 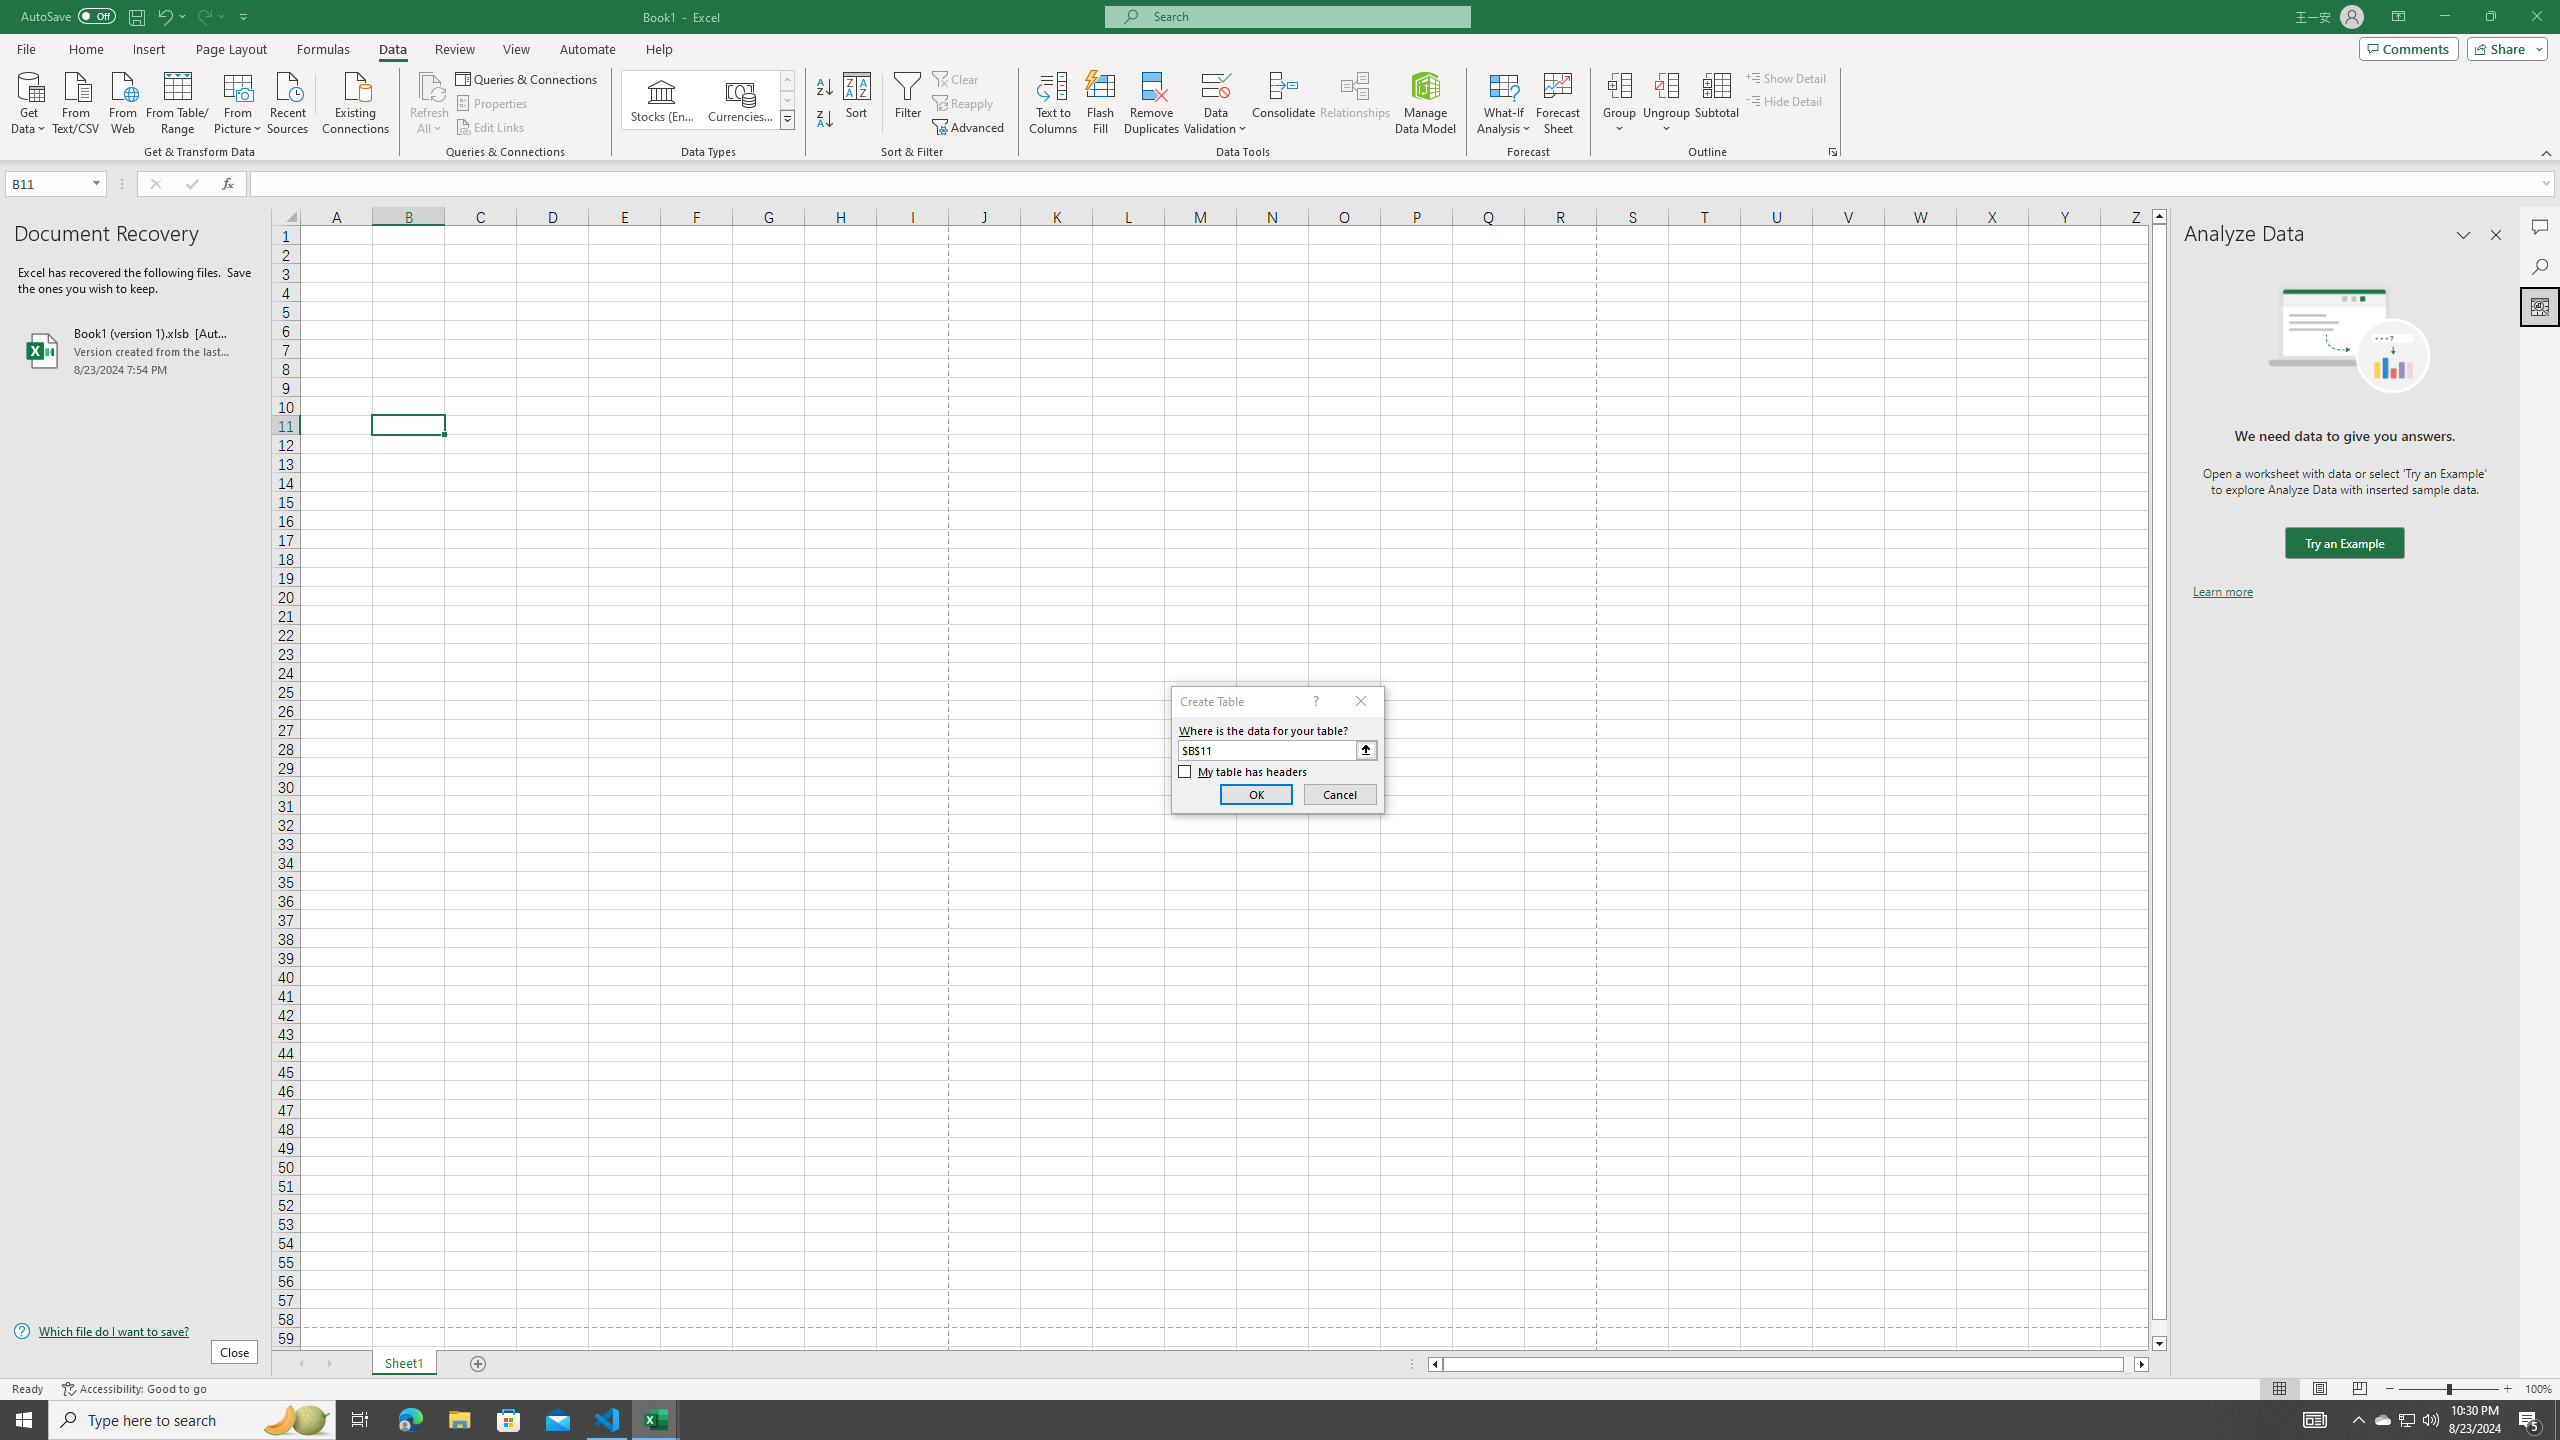 I want to click on 'Advanced...', so click(x=970, y=127).